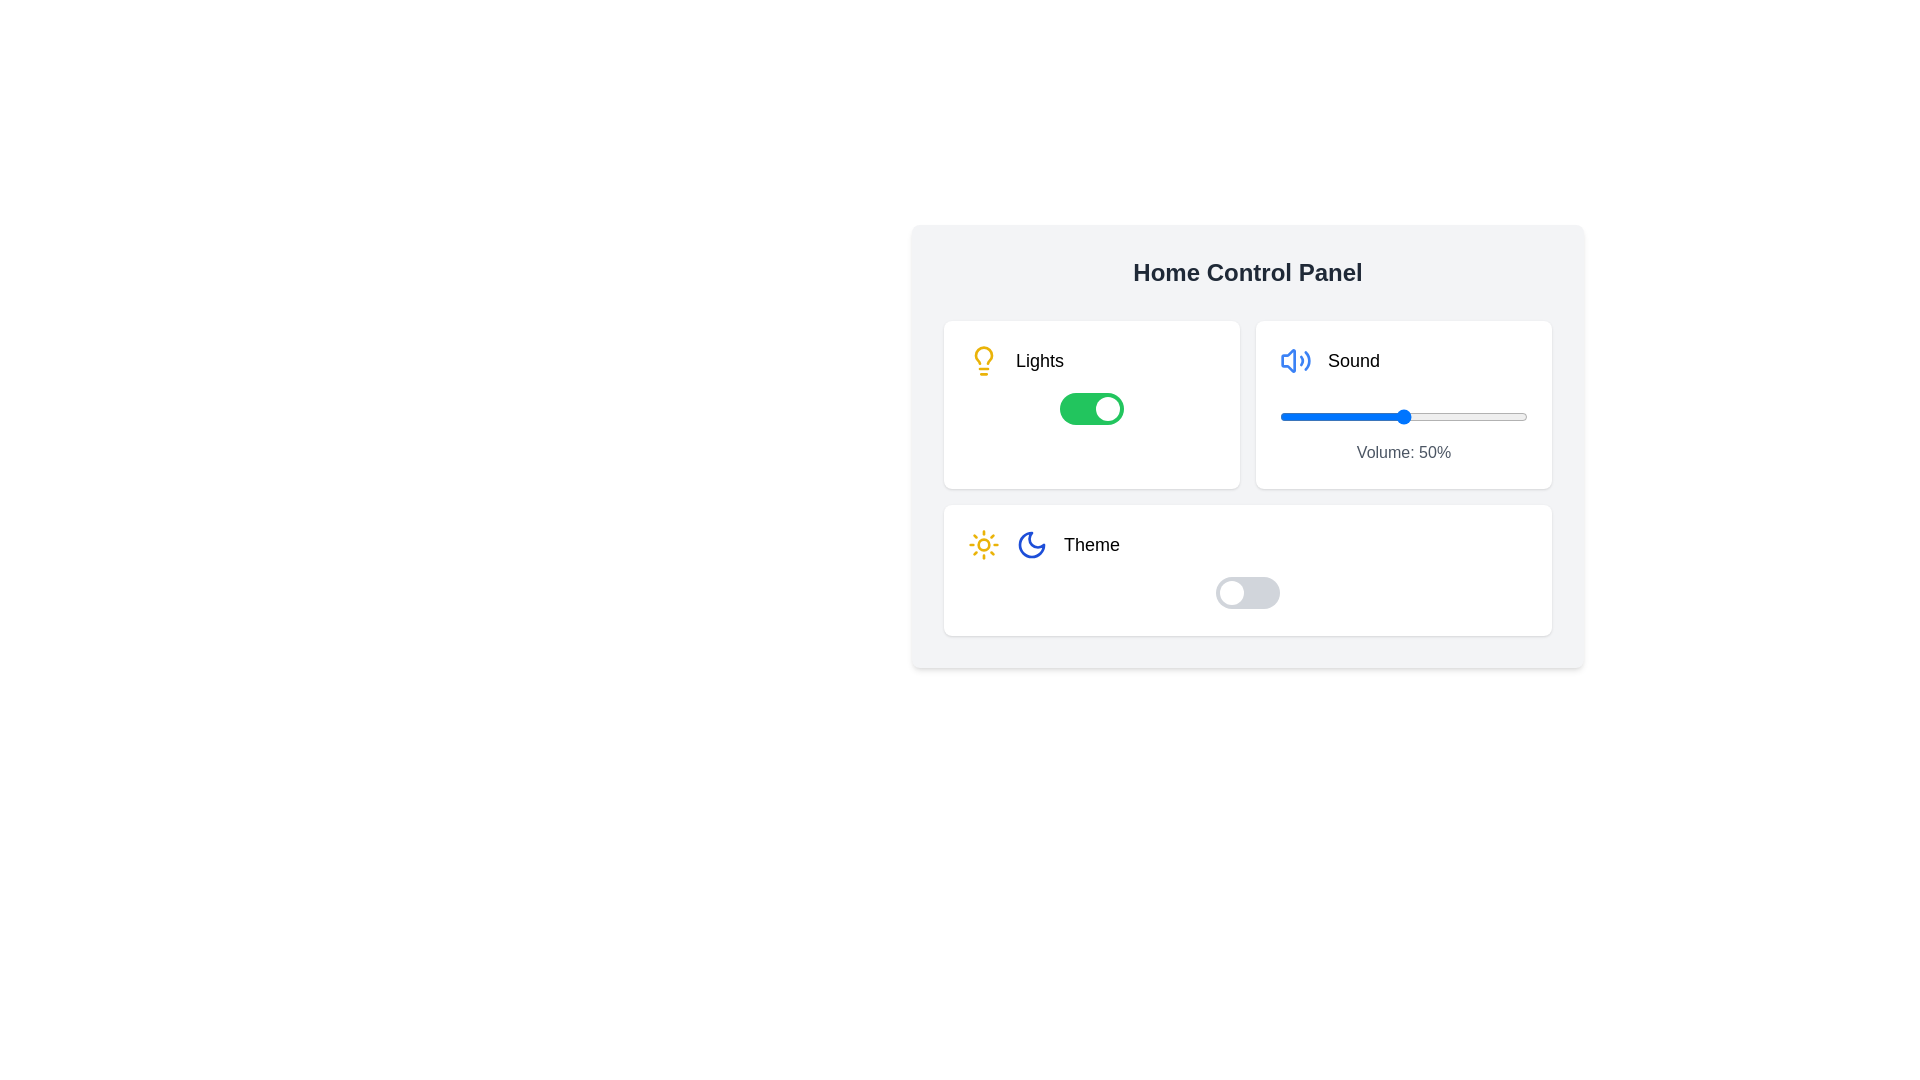 Image resolution: width=1920 pixels, height=1080 pixels. I want to click on the moon icon in the Theme section of the Home Control Panel, which is styled in blue and represents the current theme, so click(1032, 544).